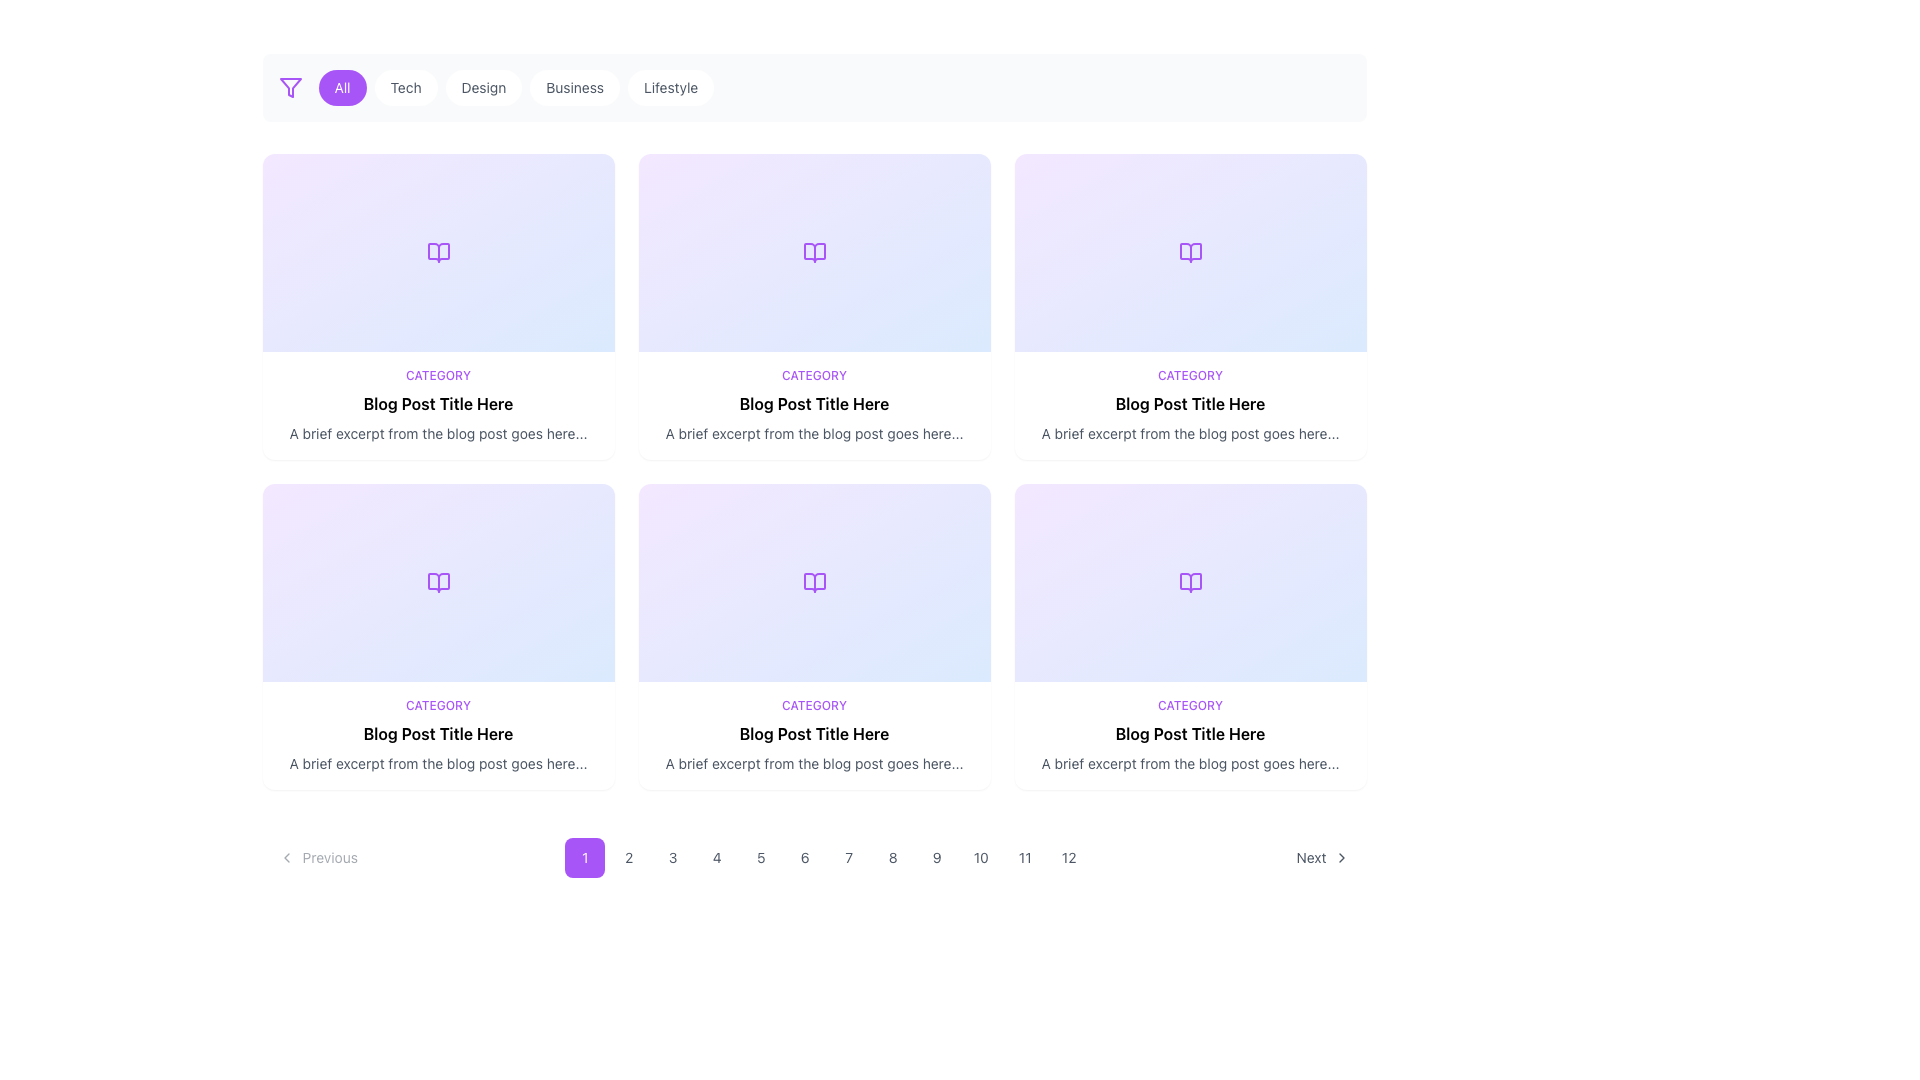  Describe the element at coordinates (1190, 582) in the screenshot. I see `the SVG icon representing an open book located in the sixth card of the grid` at that location.